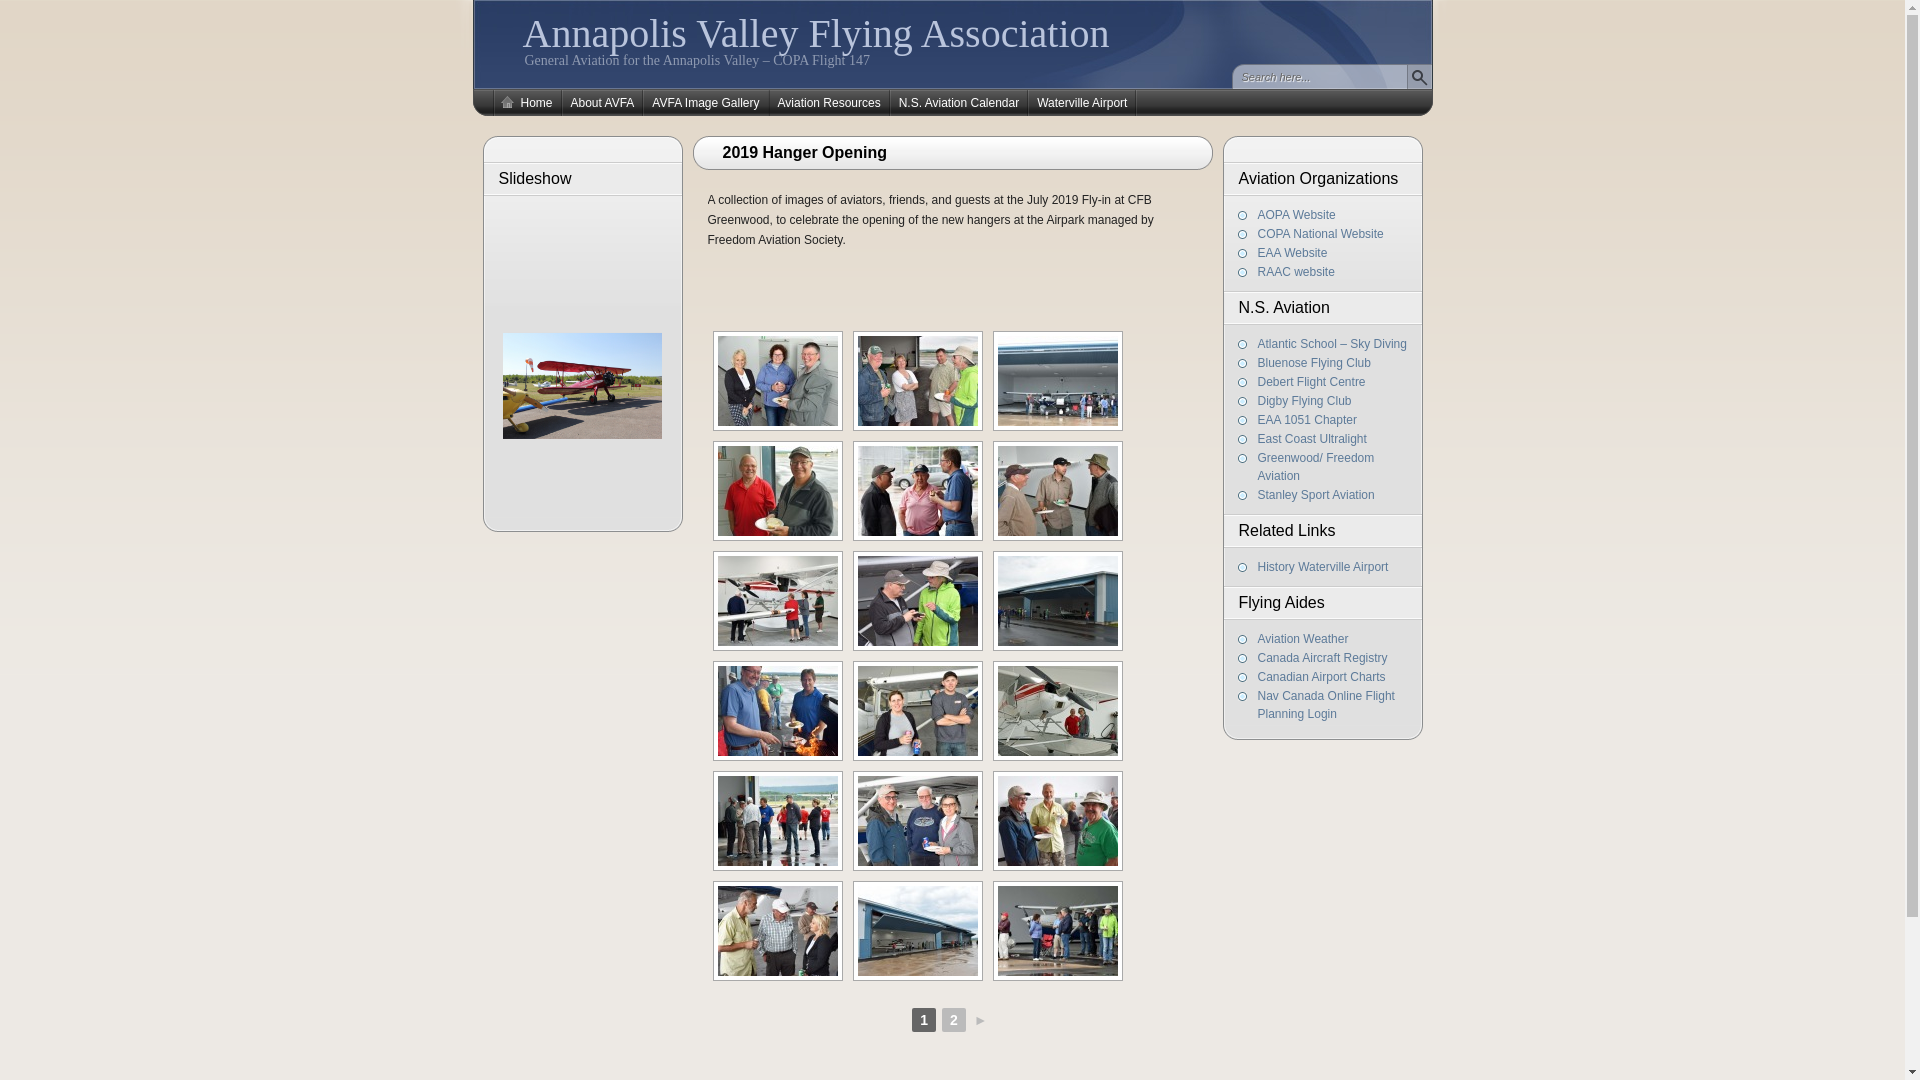 This screenshot has height=1080, width=1920. What do you see at coordinates (958, 103) in the screenshot?
I see `'N.S. Aviation Calendar'` at bounding box center [958, 103].